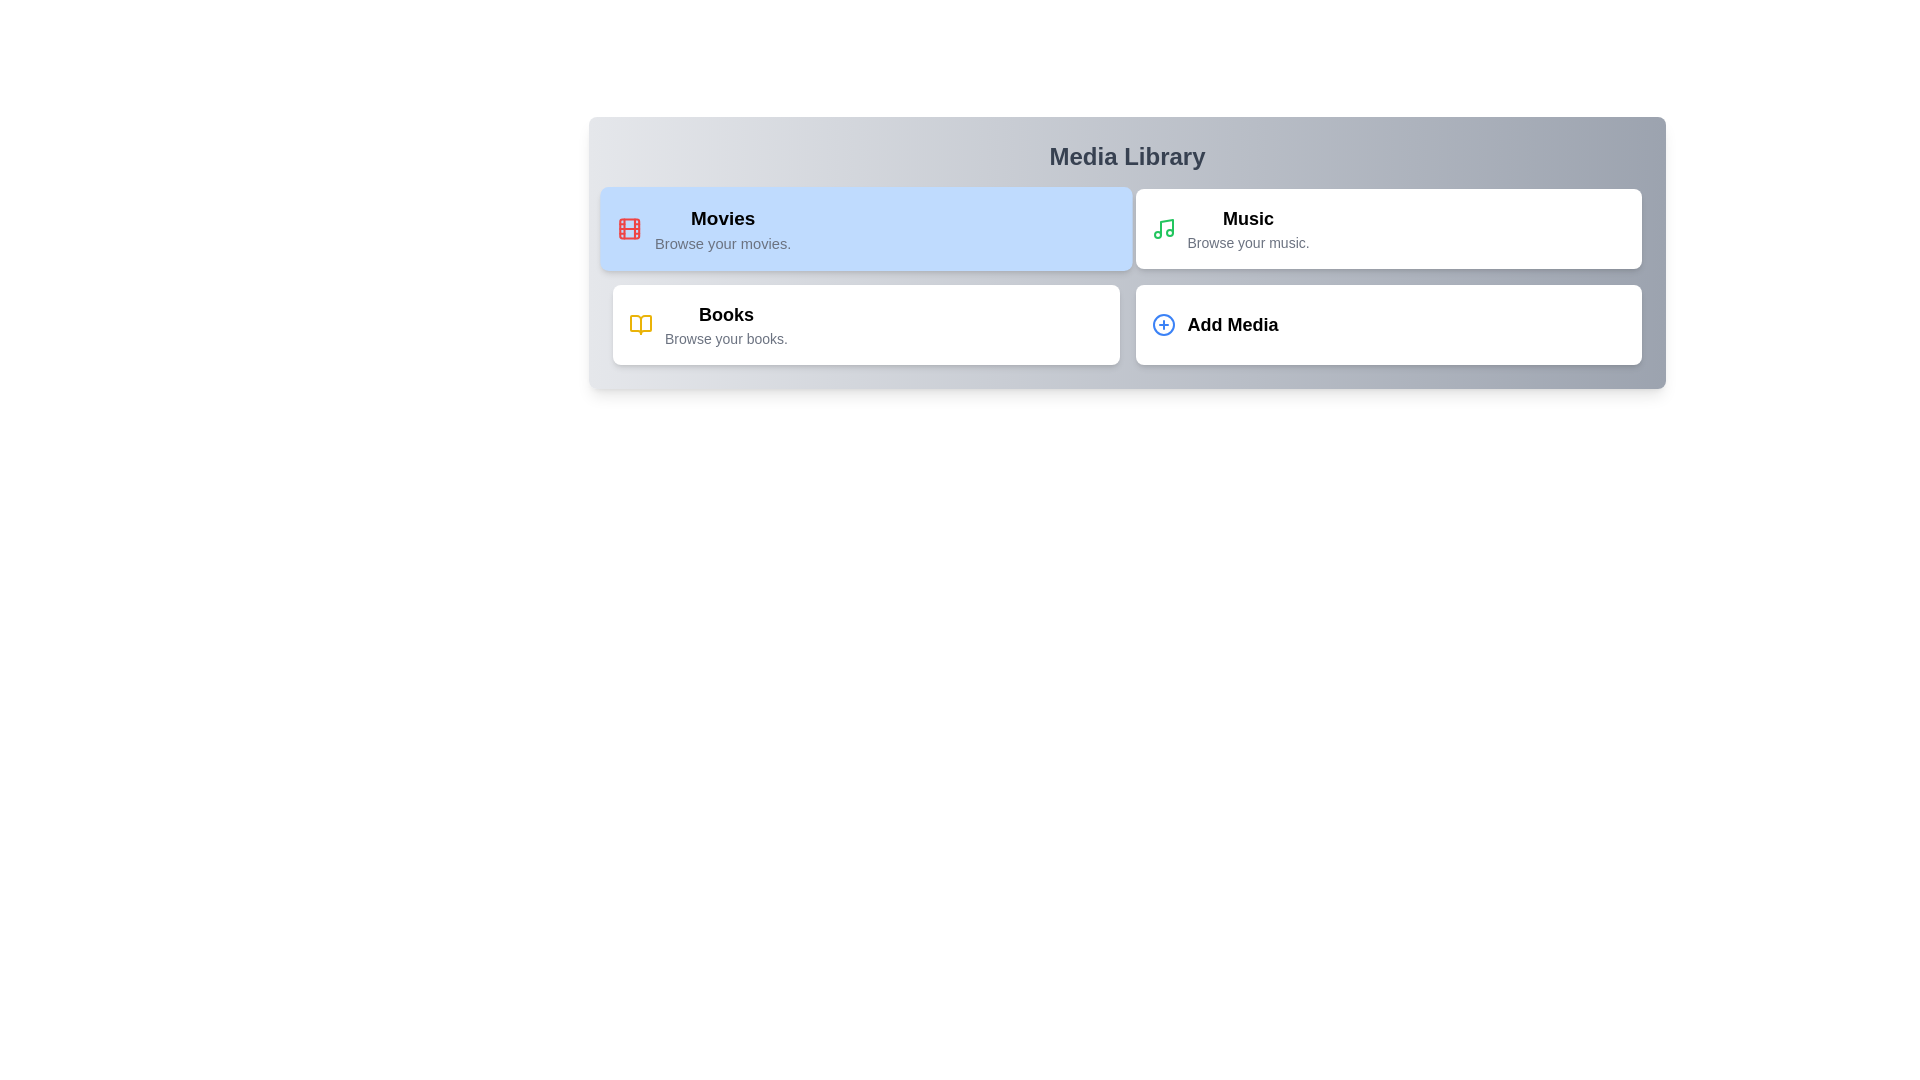  Describe the element at coordinates (865, 227) in the screenshot. I see `the category button corresponding to Movies` at that location.